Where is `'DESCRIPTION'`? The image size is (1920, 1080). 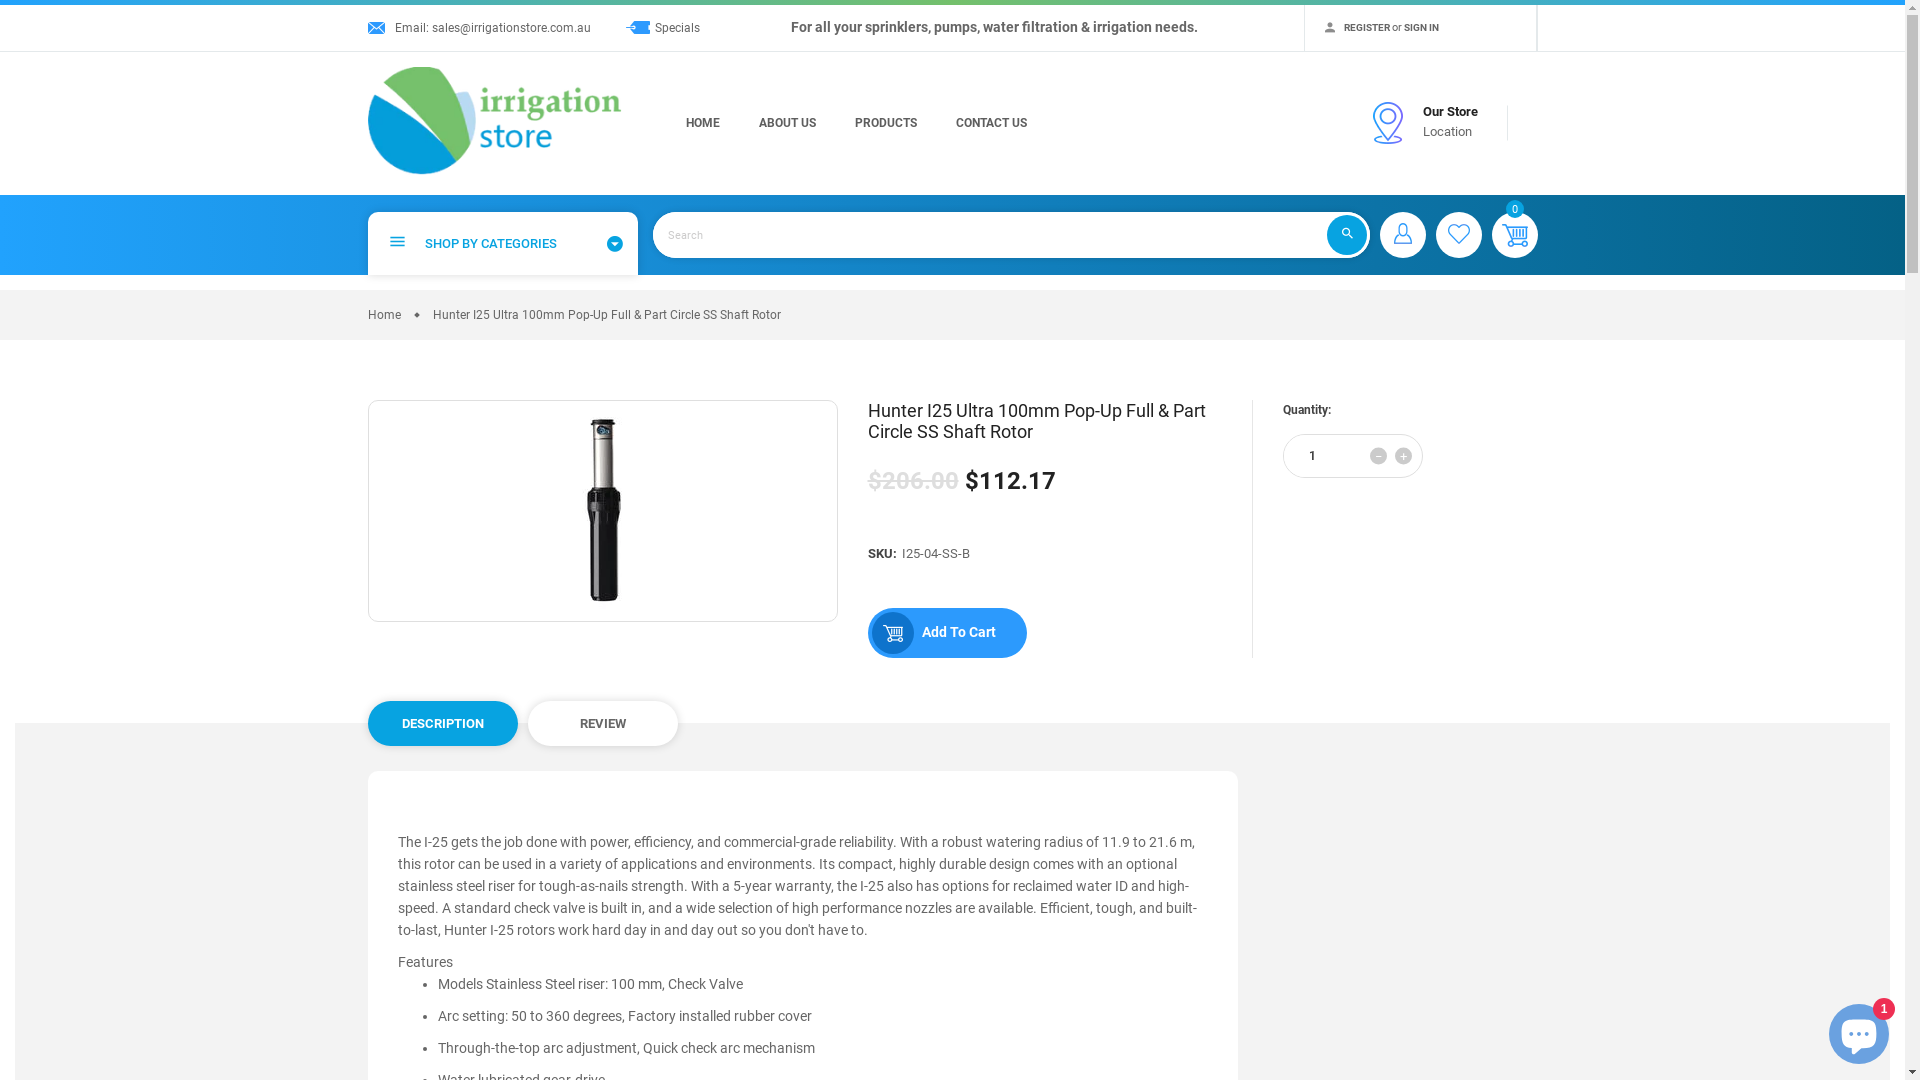
'DESCRIPTION' is located at coordinates (441, 723).